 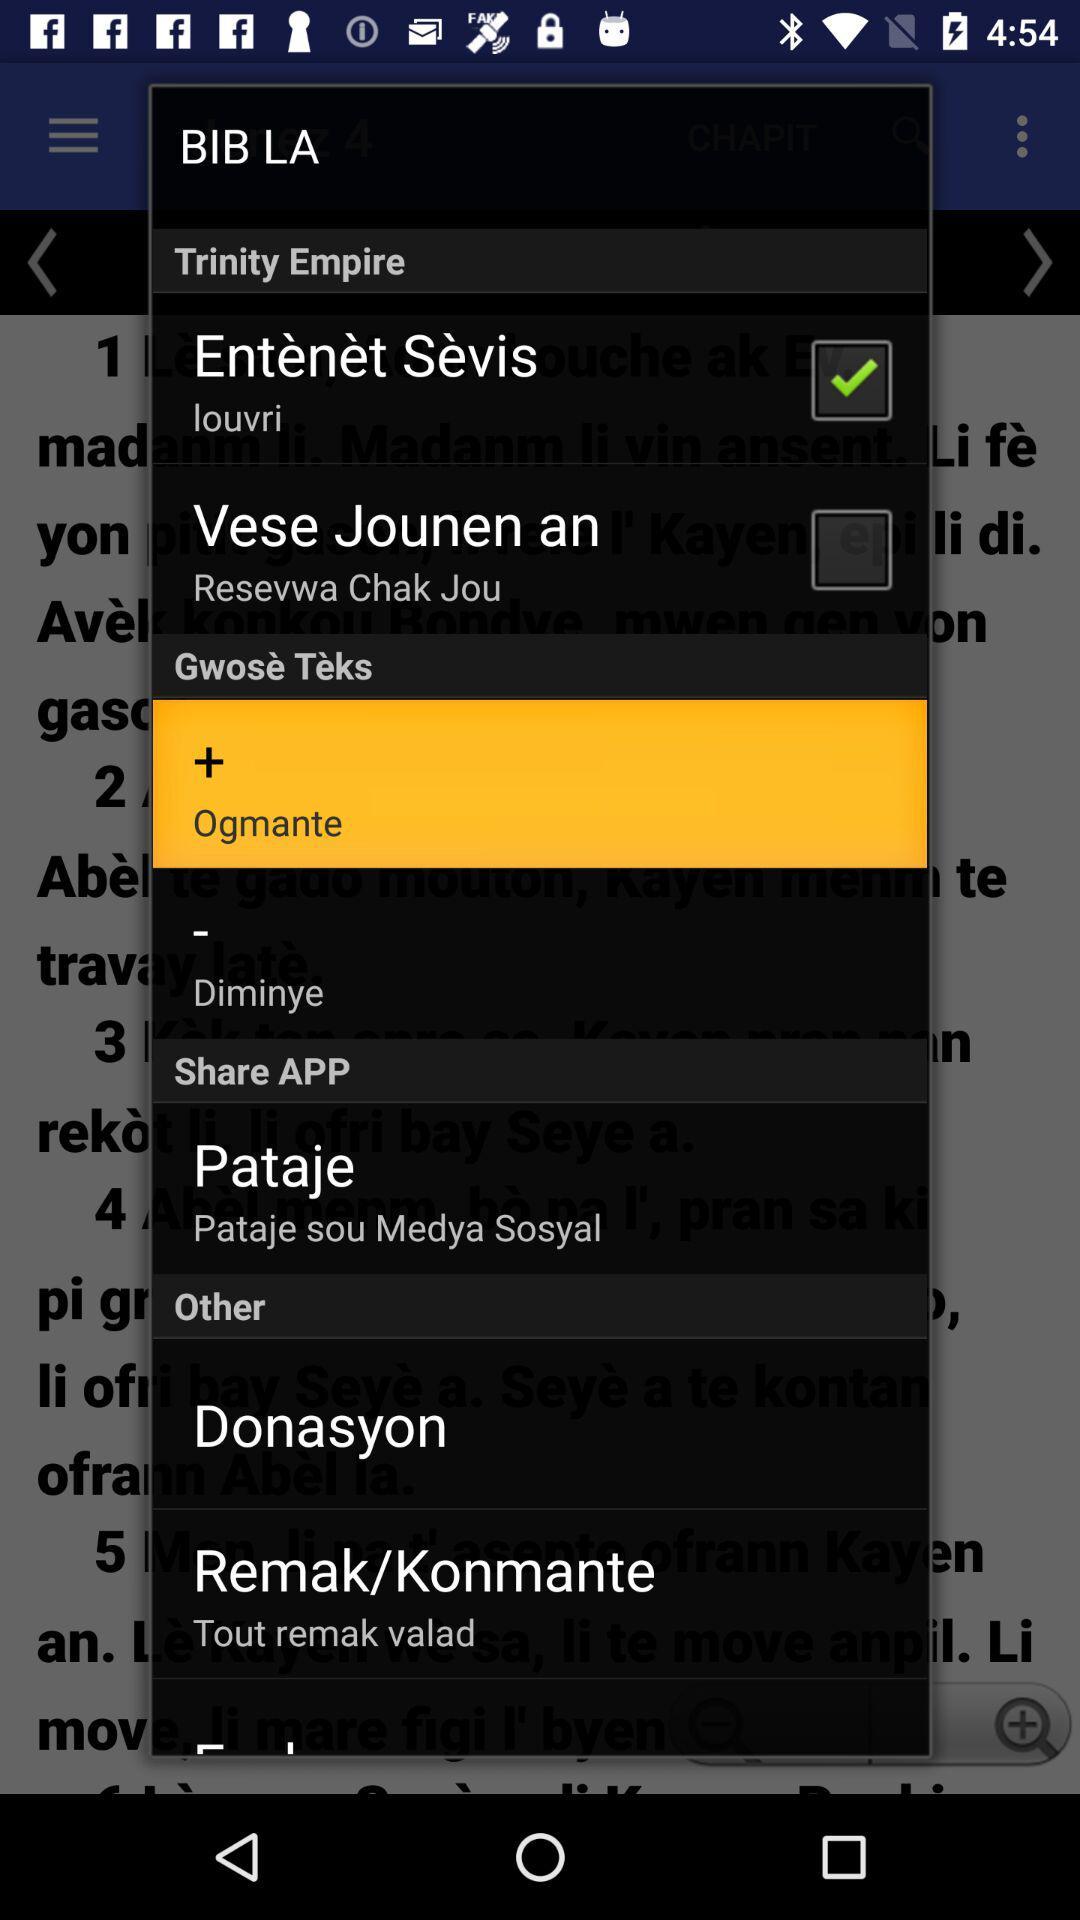 What do you see at coordinates (540, 666) in the screenshot?
I see `the icon above the +` at bounding box center [540, 666].